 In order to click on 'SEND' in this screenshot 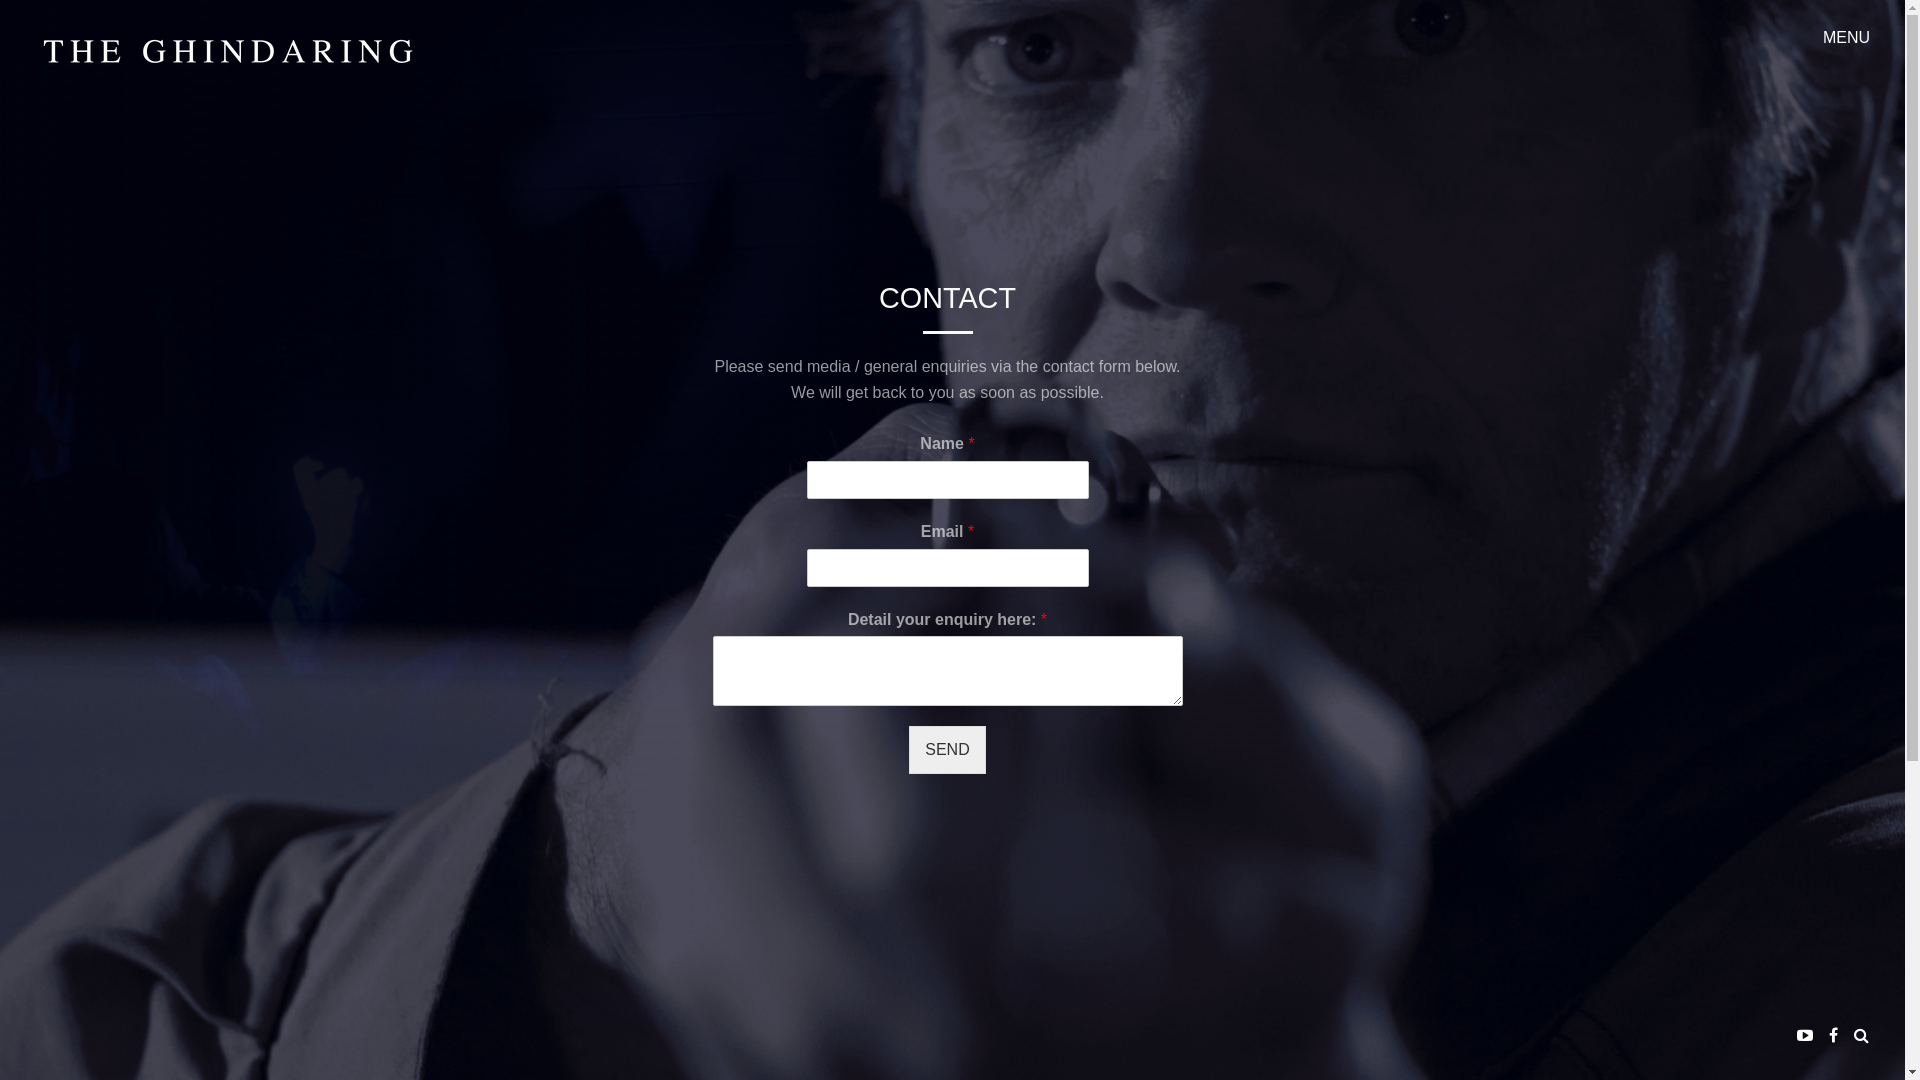, I will do `click(945, 749)`.